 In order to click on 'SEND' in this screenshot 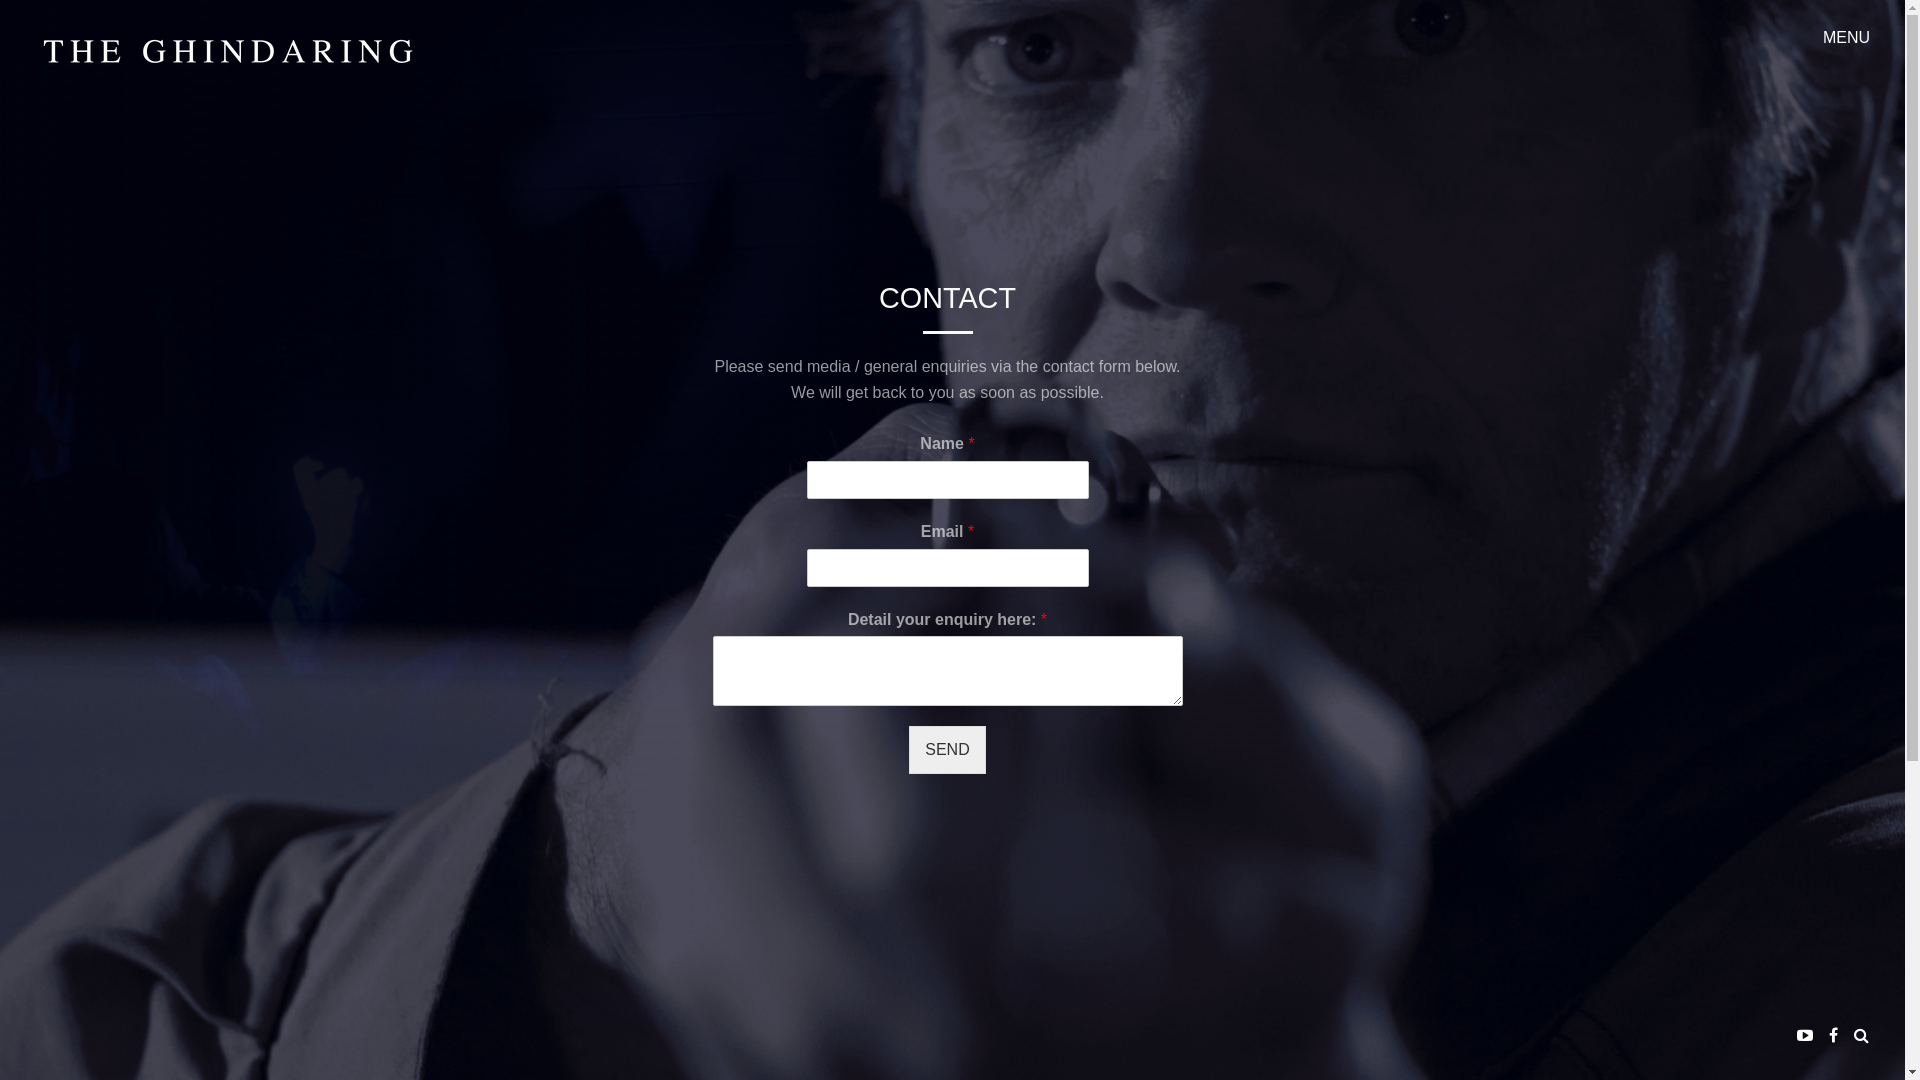, I will do `click(945, 749)`.